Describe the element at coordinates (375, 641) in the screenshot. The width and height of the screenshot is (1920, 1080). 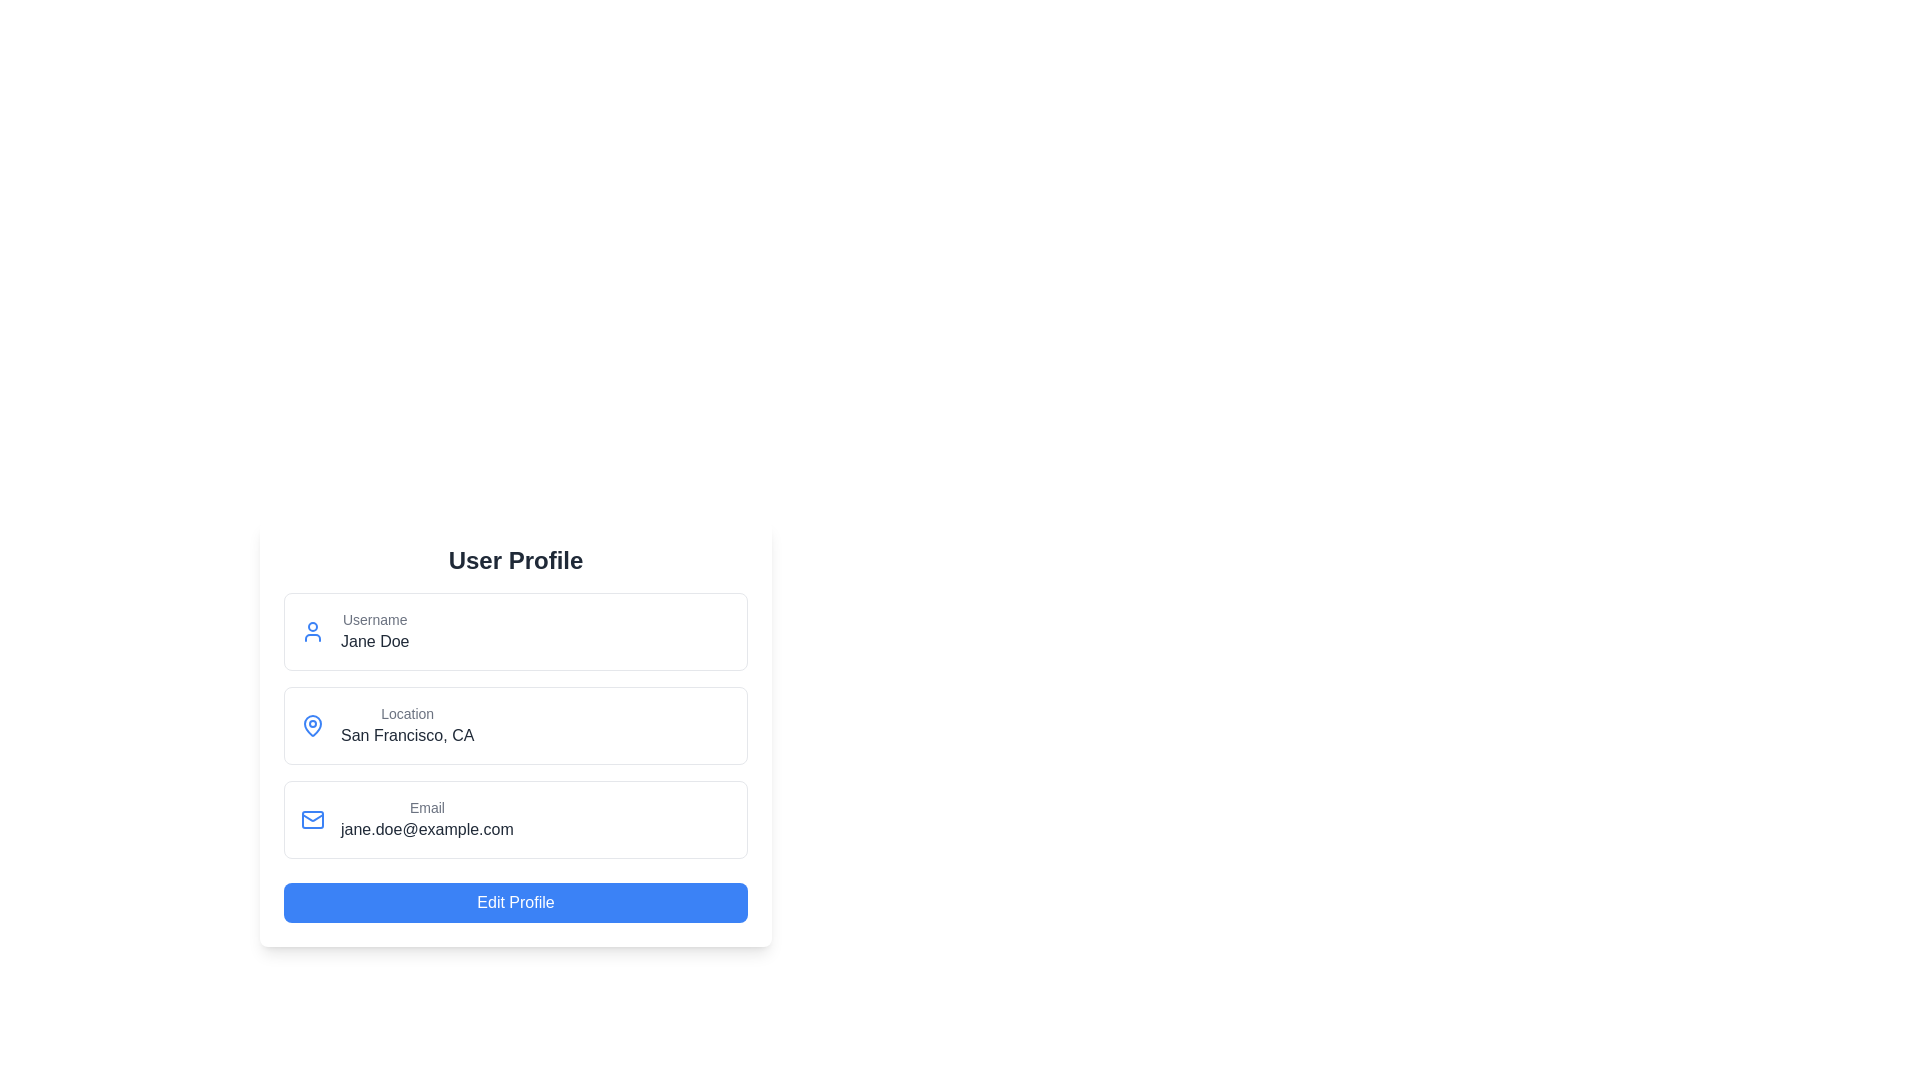
I see `the text label displaying 'Jane Doe', which is located within the 'Username' section of the user profile form, positioned directly below the 'Username' label` at that location.